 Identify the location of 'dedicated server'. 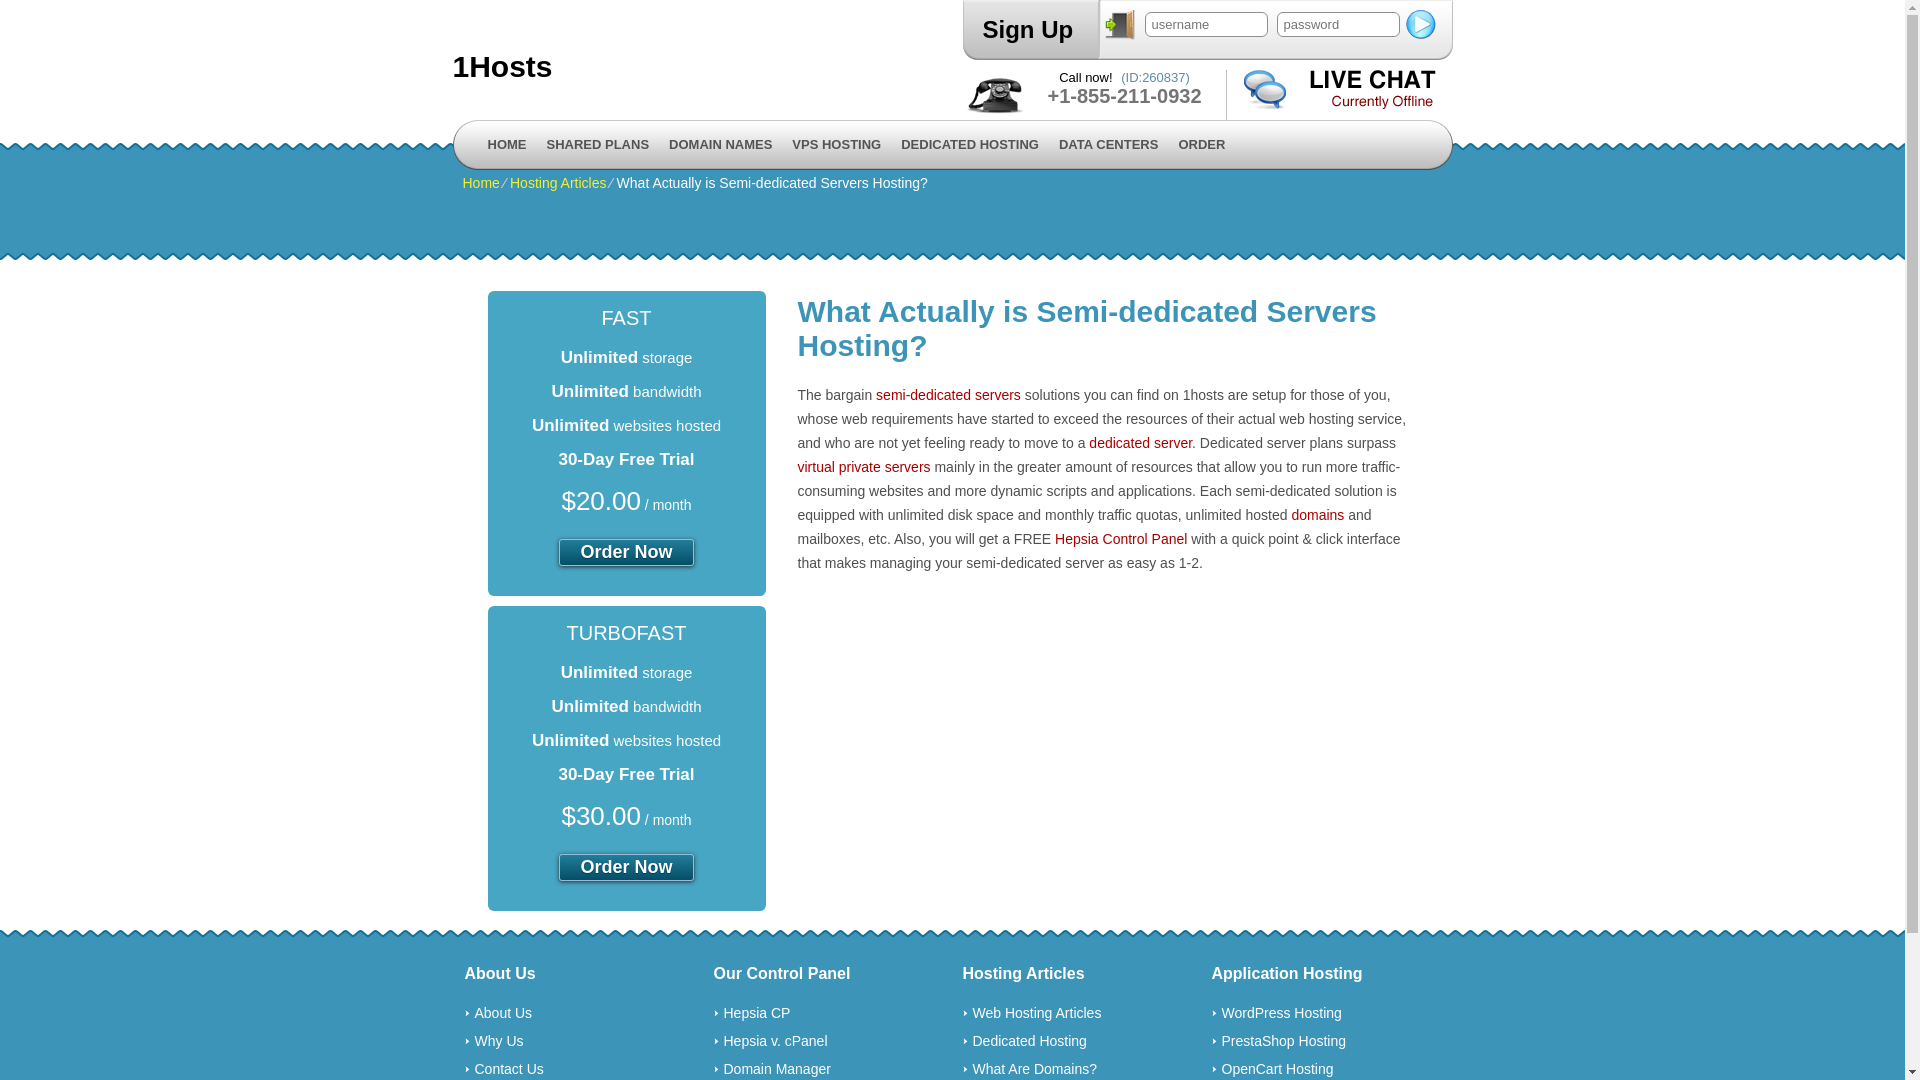
(1140, 442).